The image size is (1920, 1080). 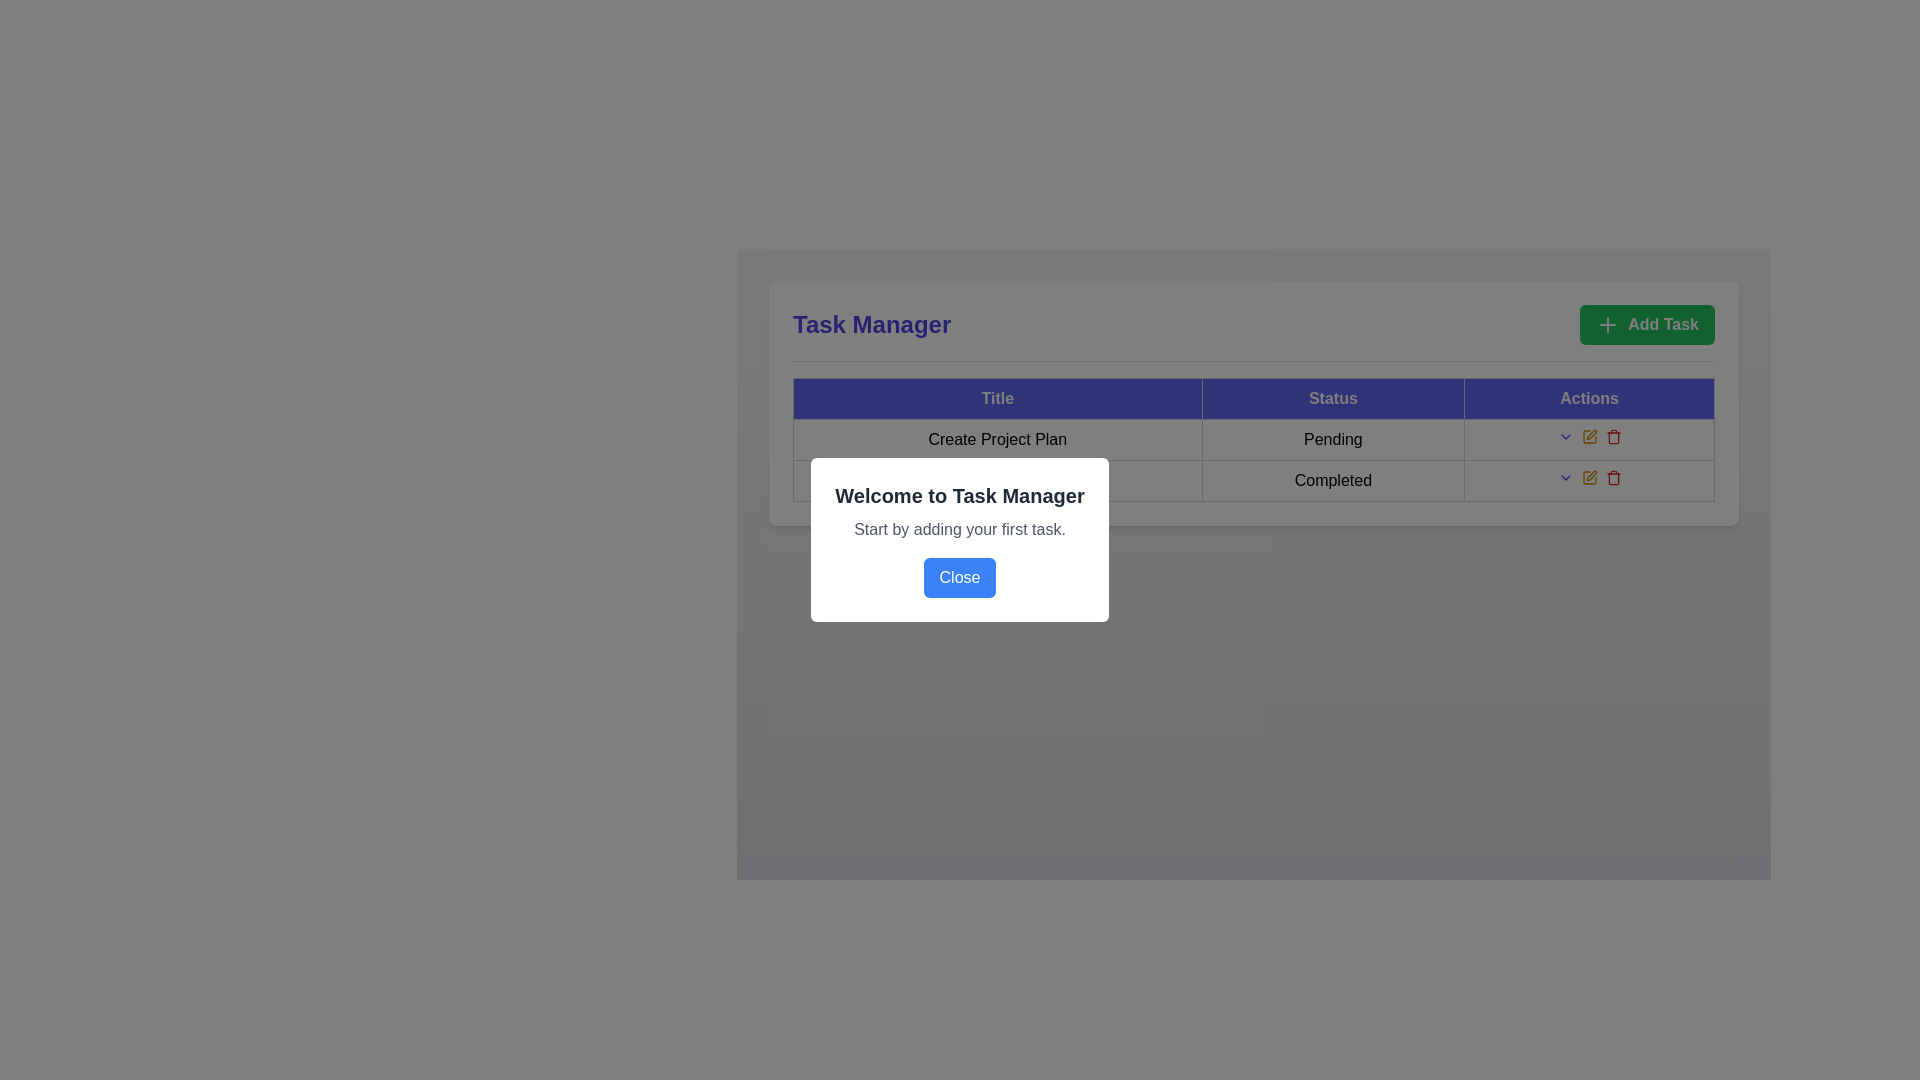 I want to click on the second cell in the second row of the table under the 'Status' column, which displays the completion status of a task, so click(x=1252, y=481).